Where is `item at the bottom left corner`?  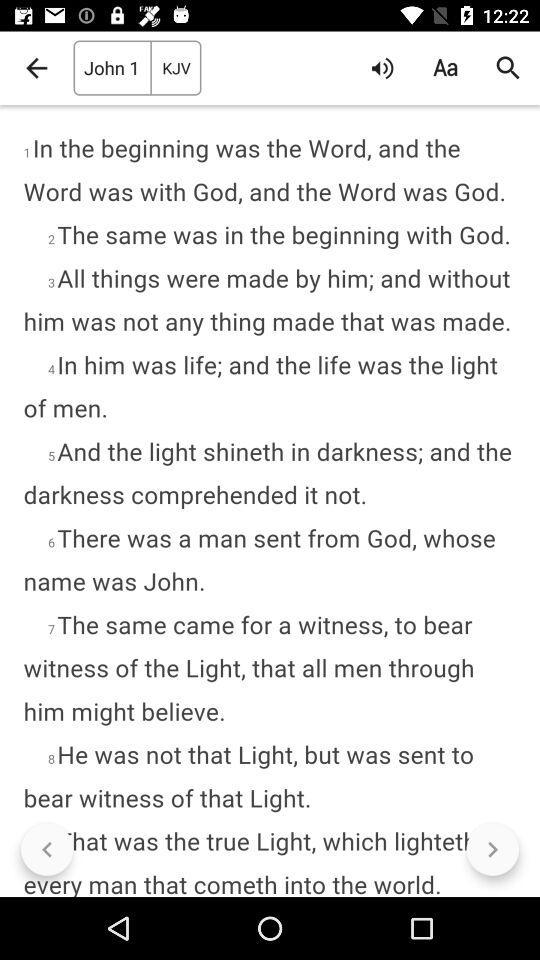 item at the bottom left corner is located at coordinates (47, 848).